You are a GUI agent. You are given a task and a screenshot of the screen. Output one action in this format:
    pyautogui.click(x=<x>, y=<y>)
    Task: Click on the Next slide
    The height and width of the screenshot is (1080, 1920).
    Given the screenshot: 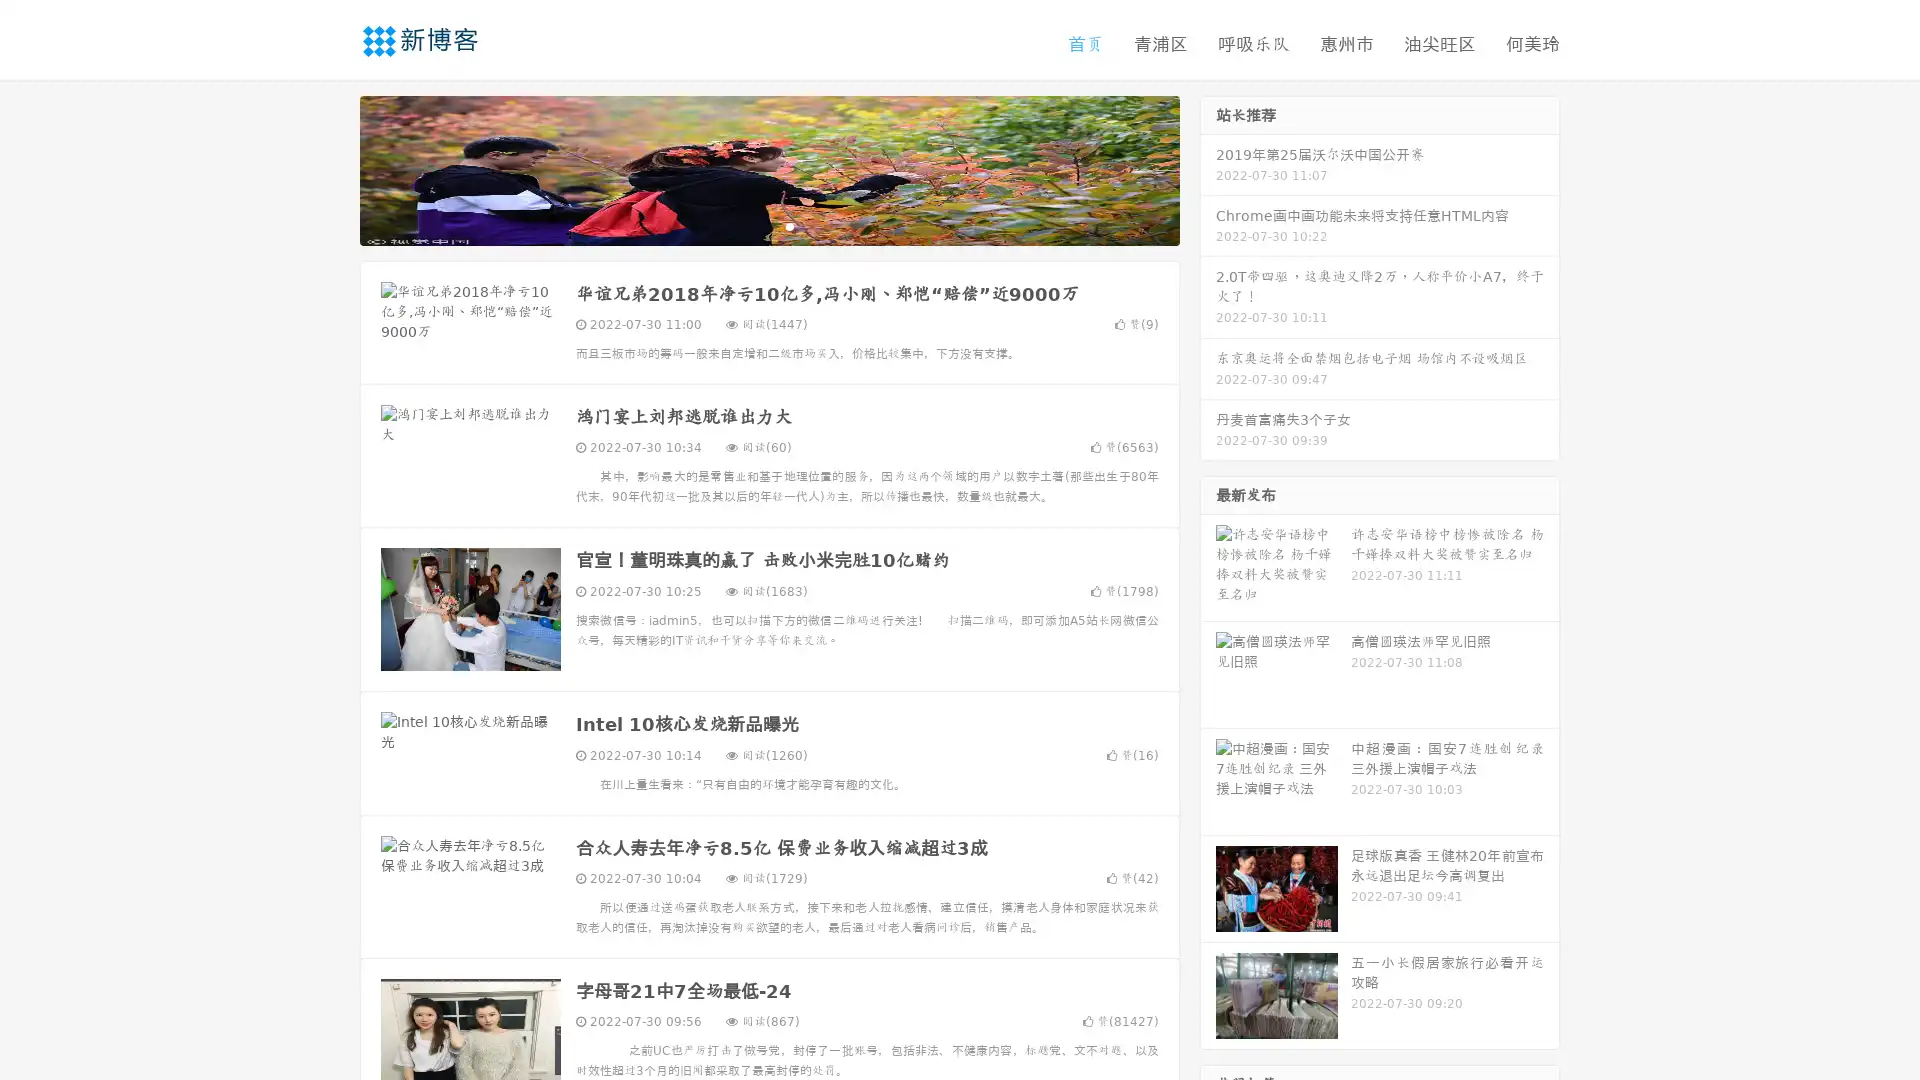 What is the action you would take?
    pyautogui.click(x=1208, y=168)
    